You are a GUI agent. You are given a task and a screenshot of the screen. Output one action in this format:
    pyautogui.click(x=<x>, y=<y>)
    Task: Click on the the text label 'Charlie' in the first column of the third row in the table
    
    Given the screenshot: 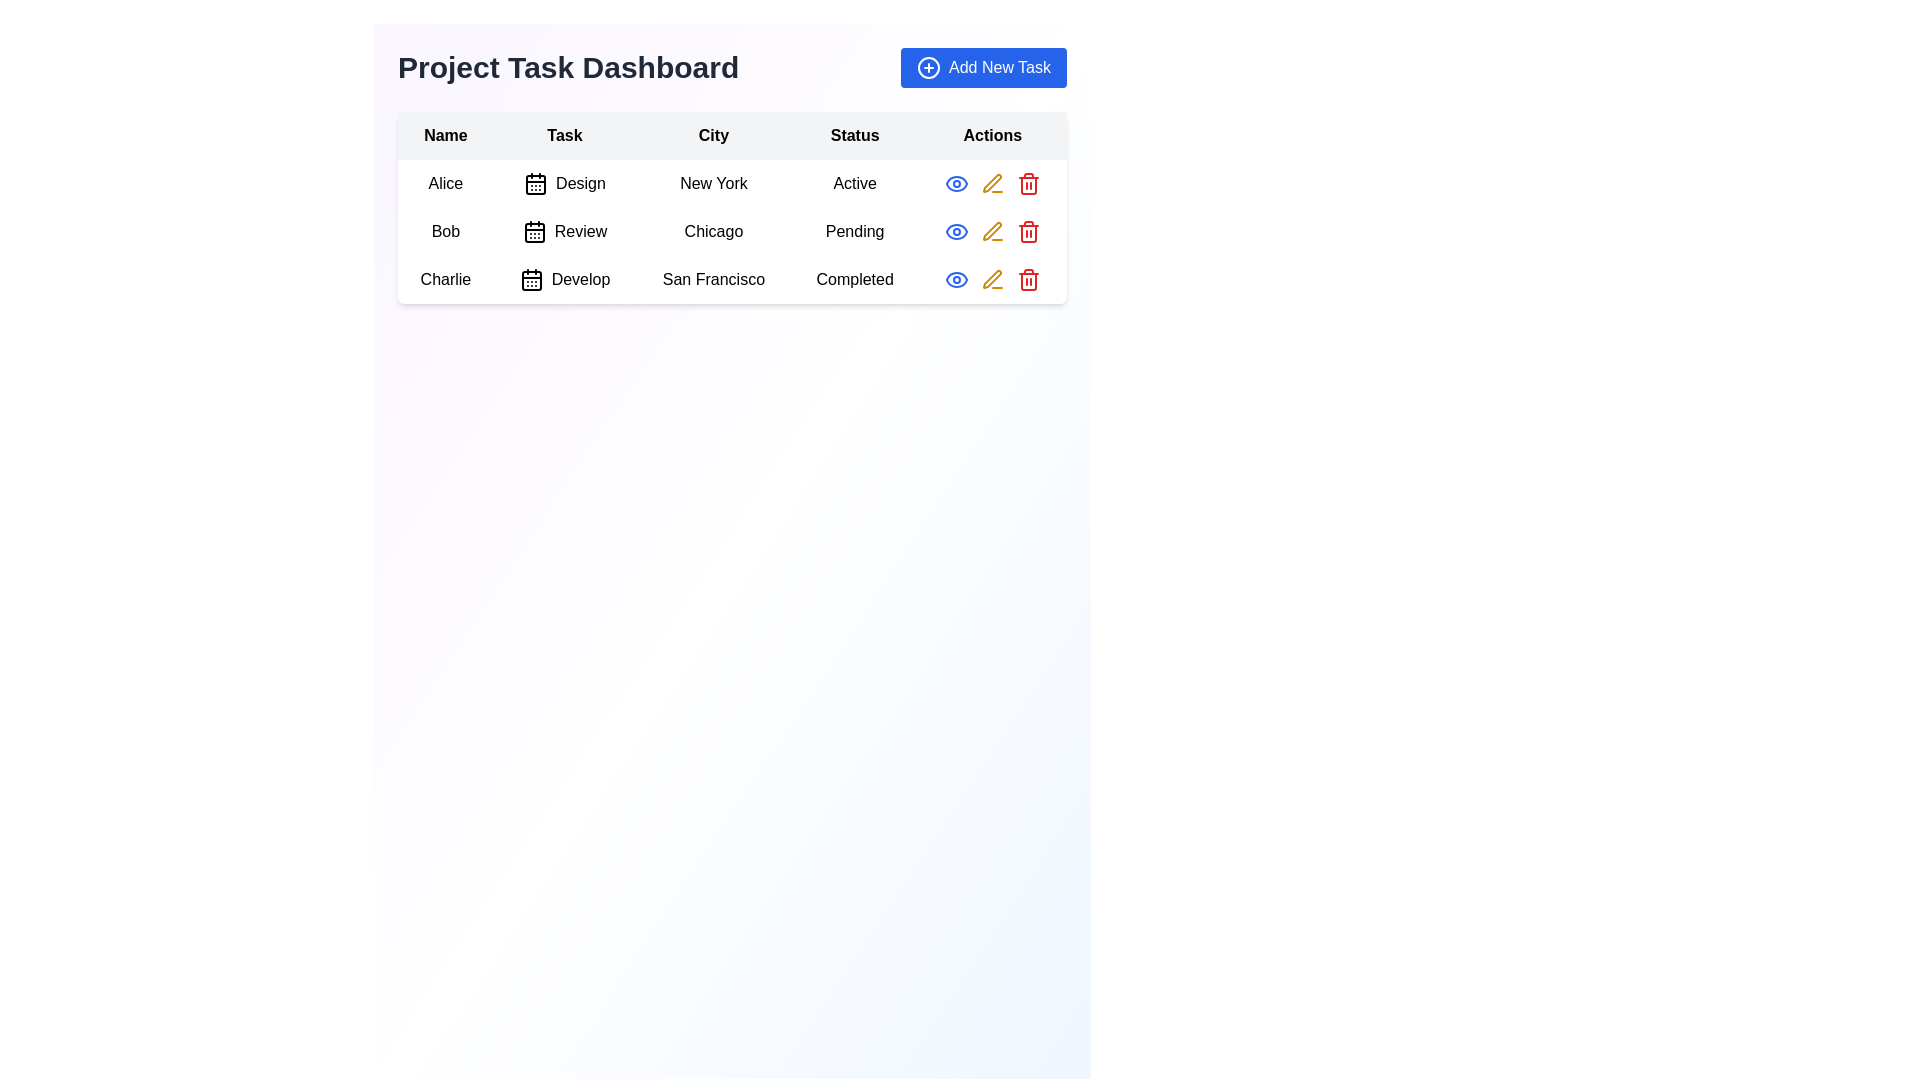 What is the action you would take?
    pyautogui.click(x=445, y=280)
    